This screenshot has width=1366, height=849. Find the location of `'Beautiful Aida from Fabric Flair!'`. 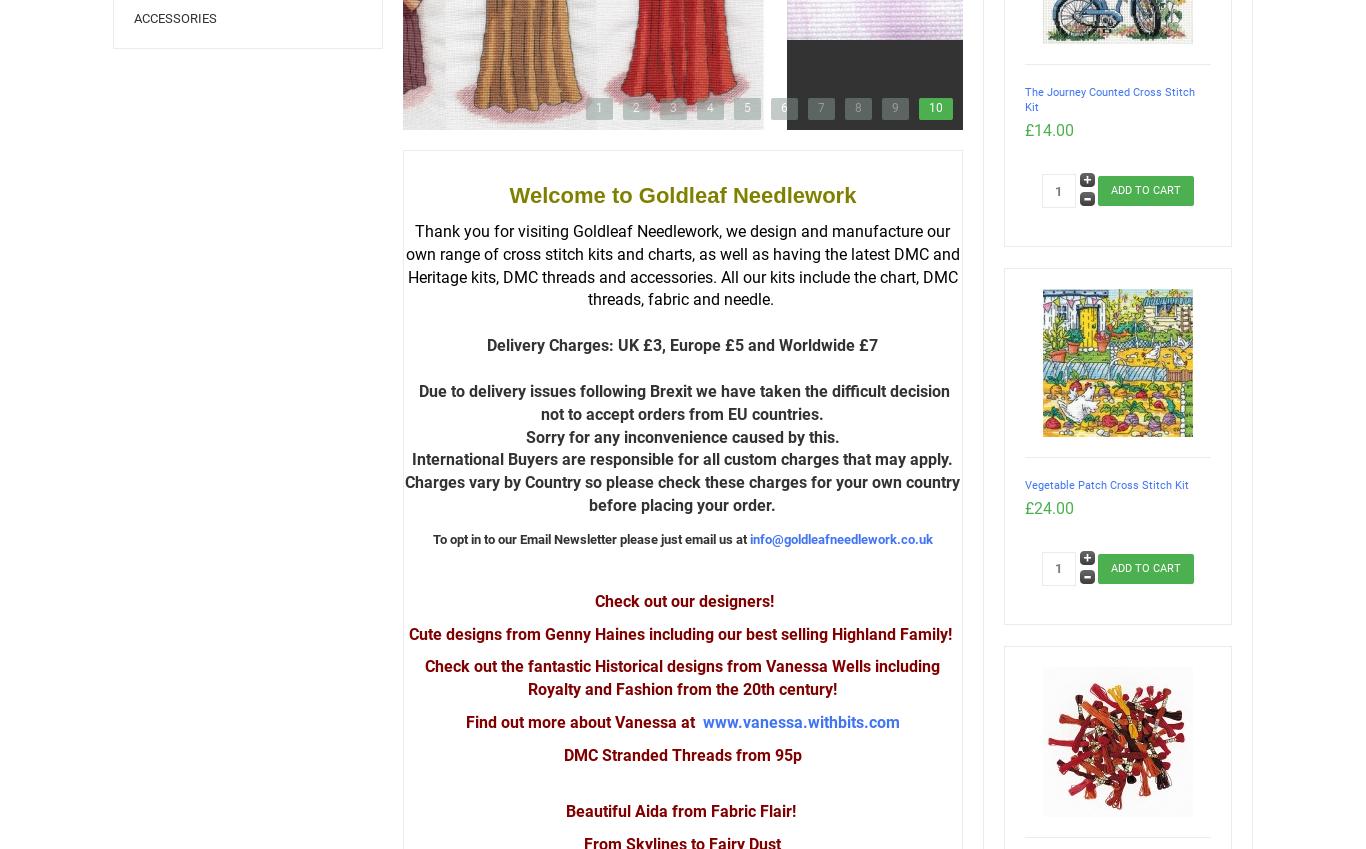

'Beautiful Aida from Fabric Flair!' is located at coordinates (681, 810).